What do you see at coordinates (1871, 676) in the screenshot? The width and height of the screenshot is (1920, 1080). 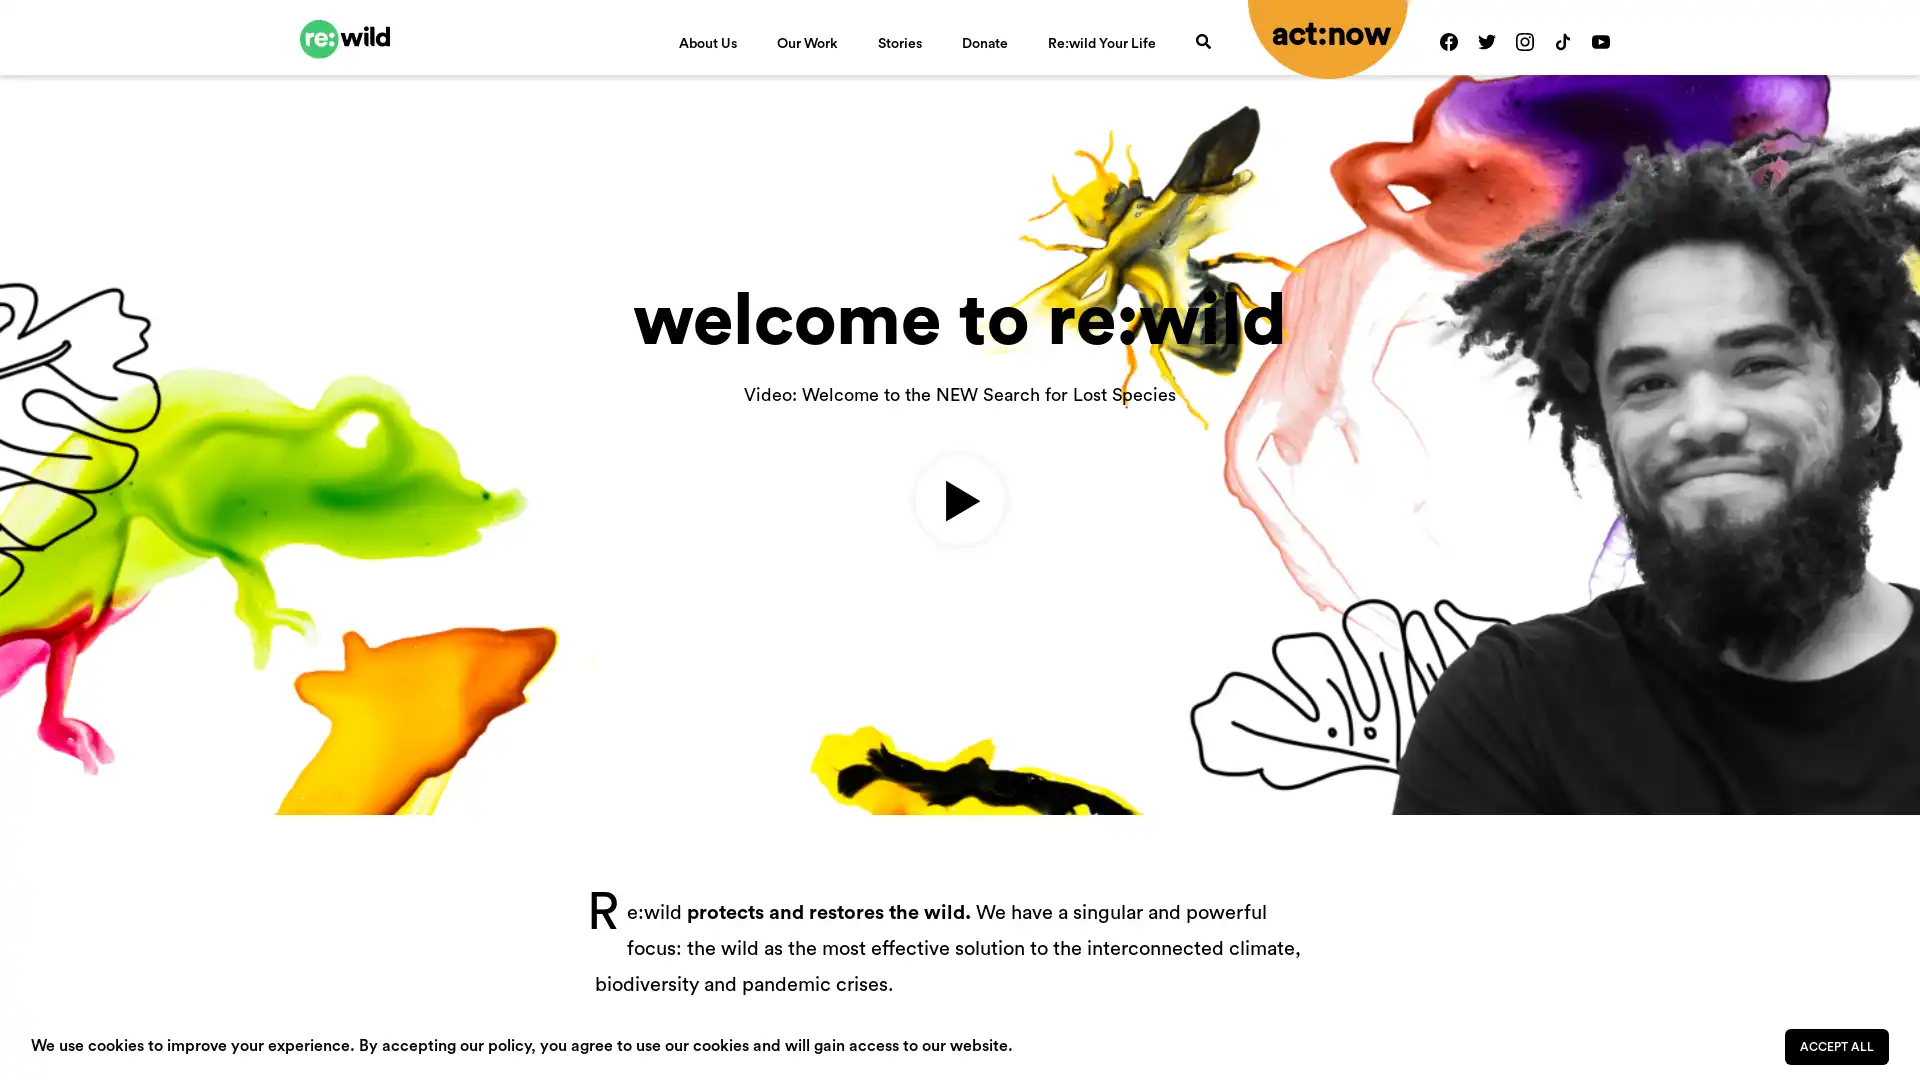 I see `show more media controls` at bounding box center [1871, 676].